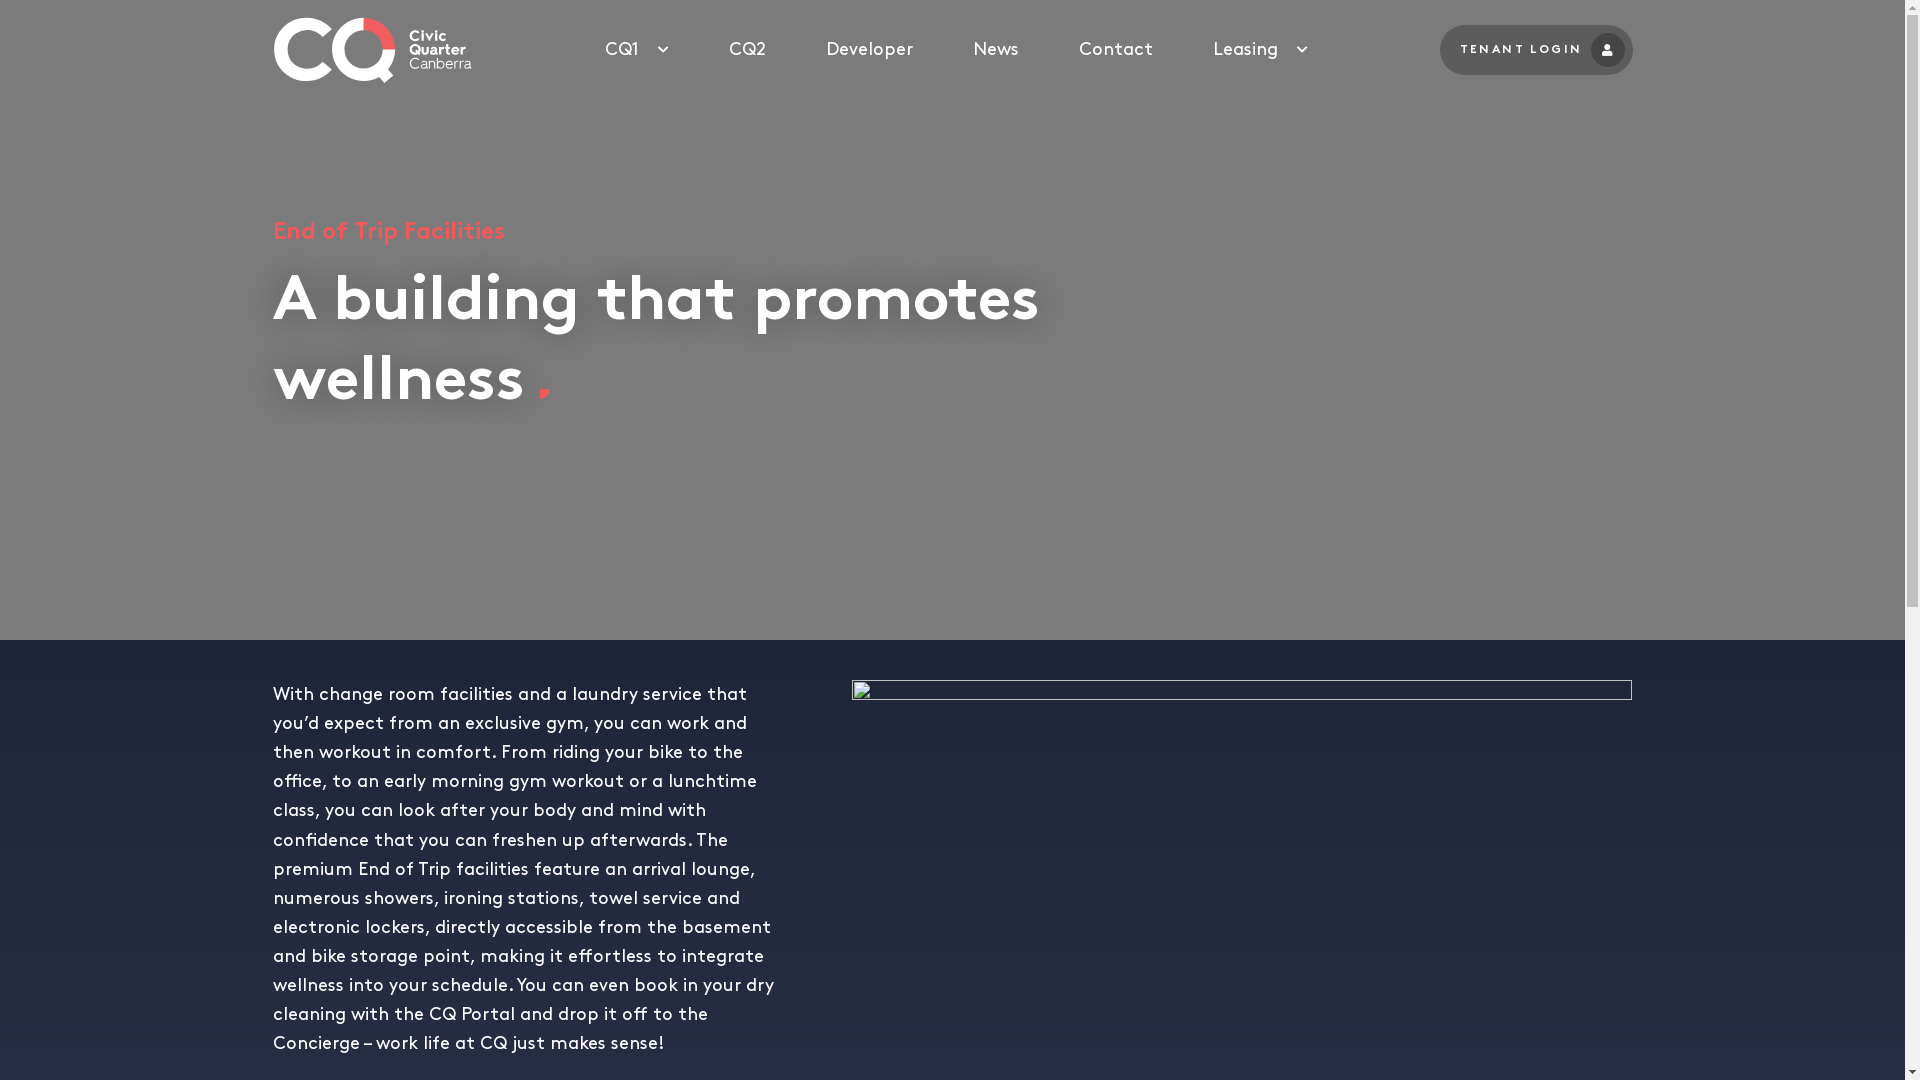  What do you see at coordinates (1244, 49) in the screenshot?
I see `'Leasing'` at bounding box center [1244, 49].